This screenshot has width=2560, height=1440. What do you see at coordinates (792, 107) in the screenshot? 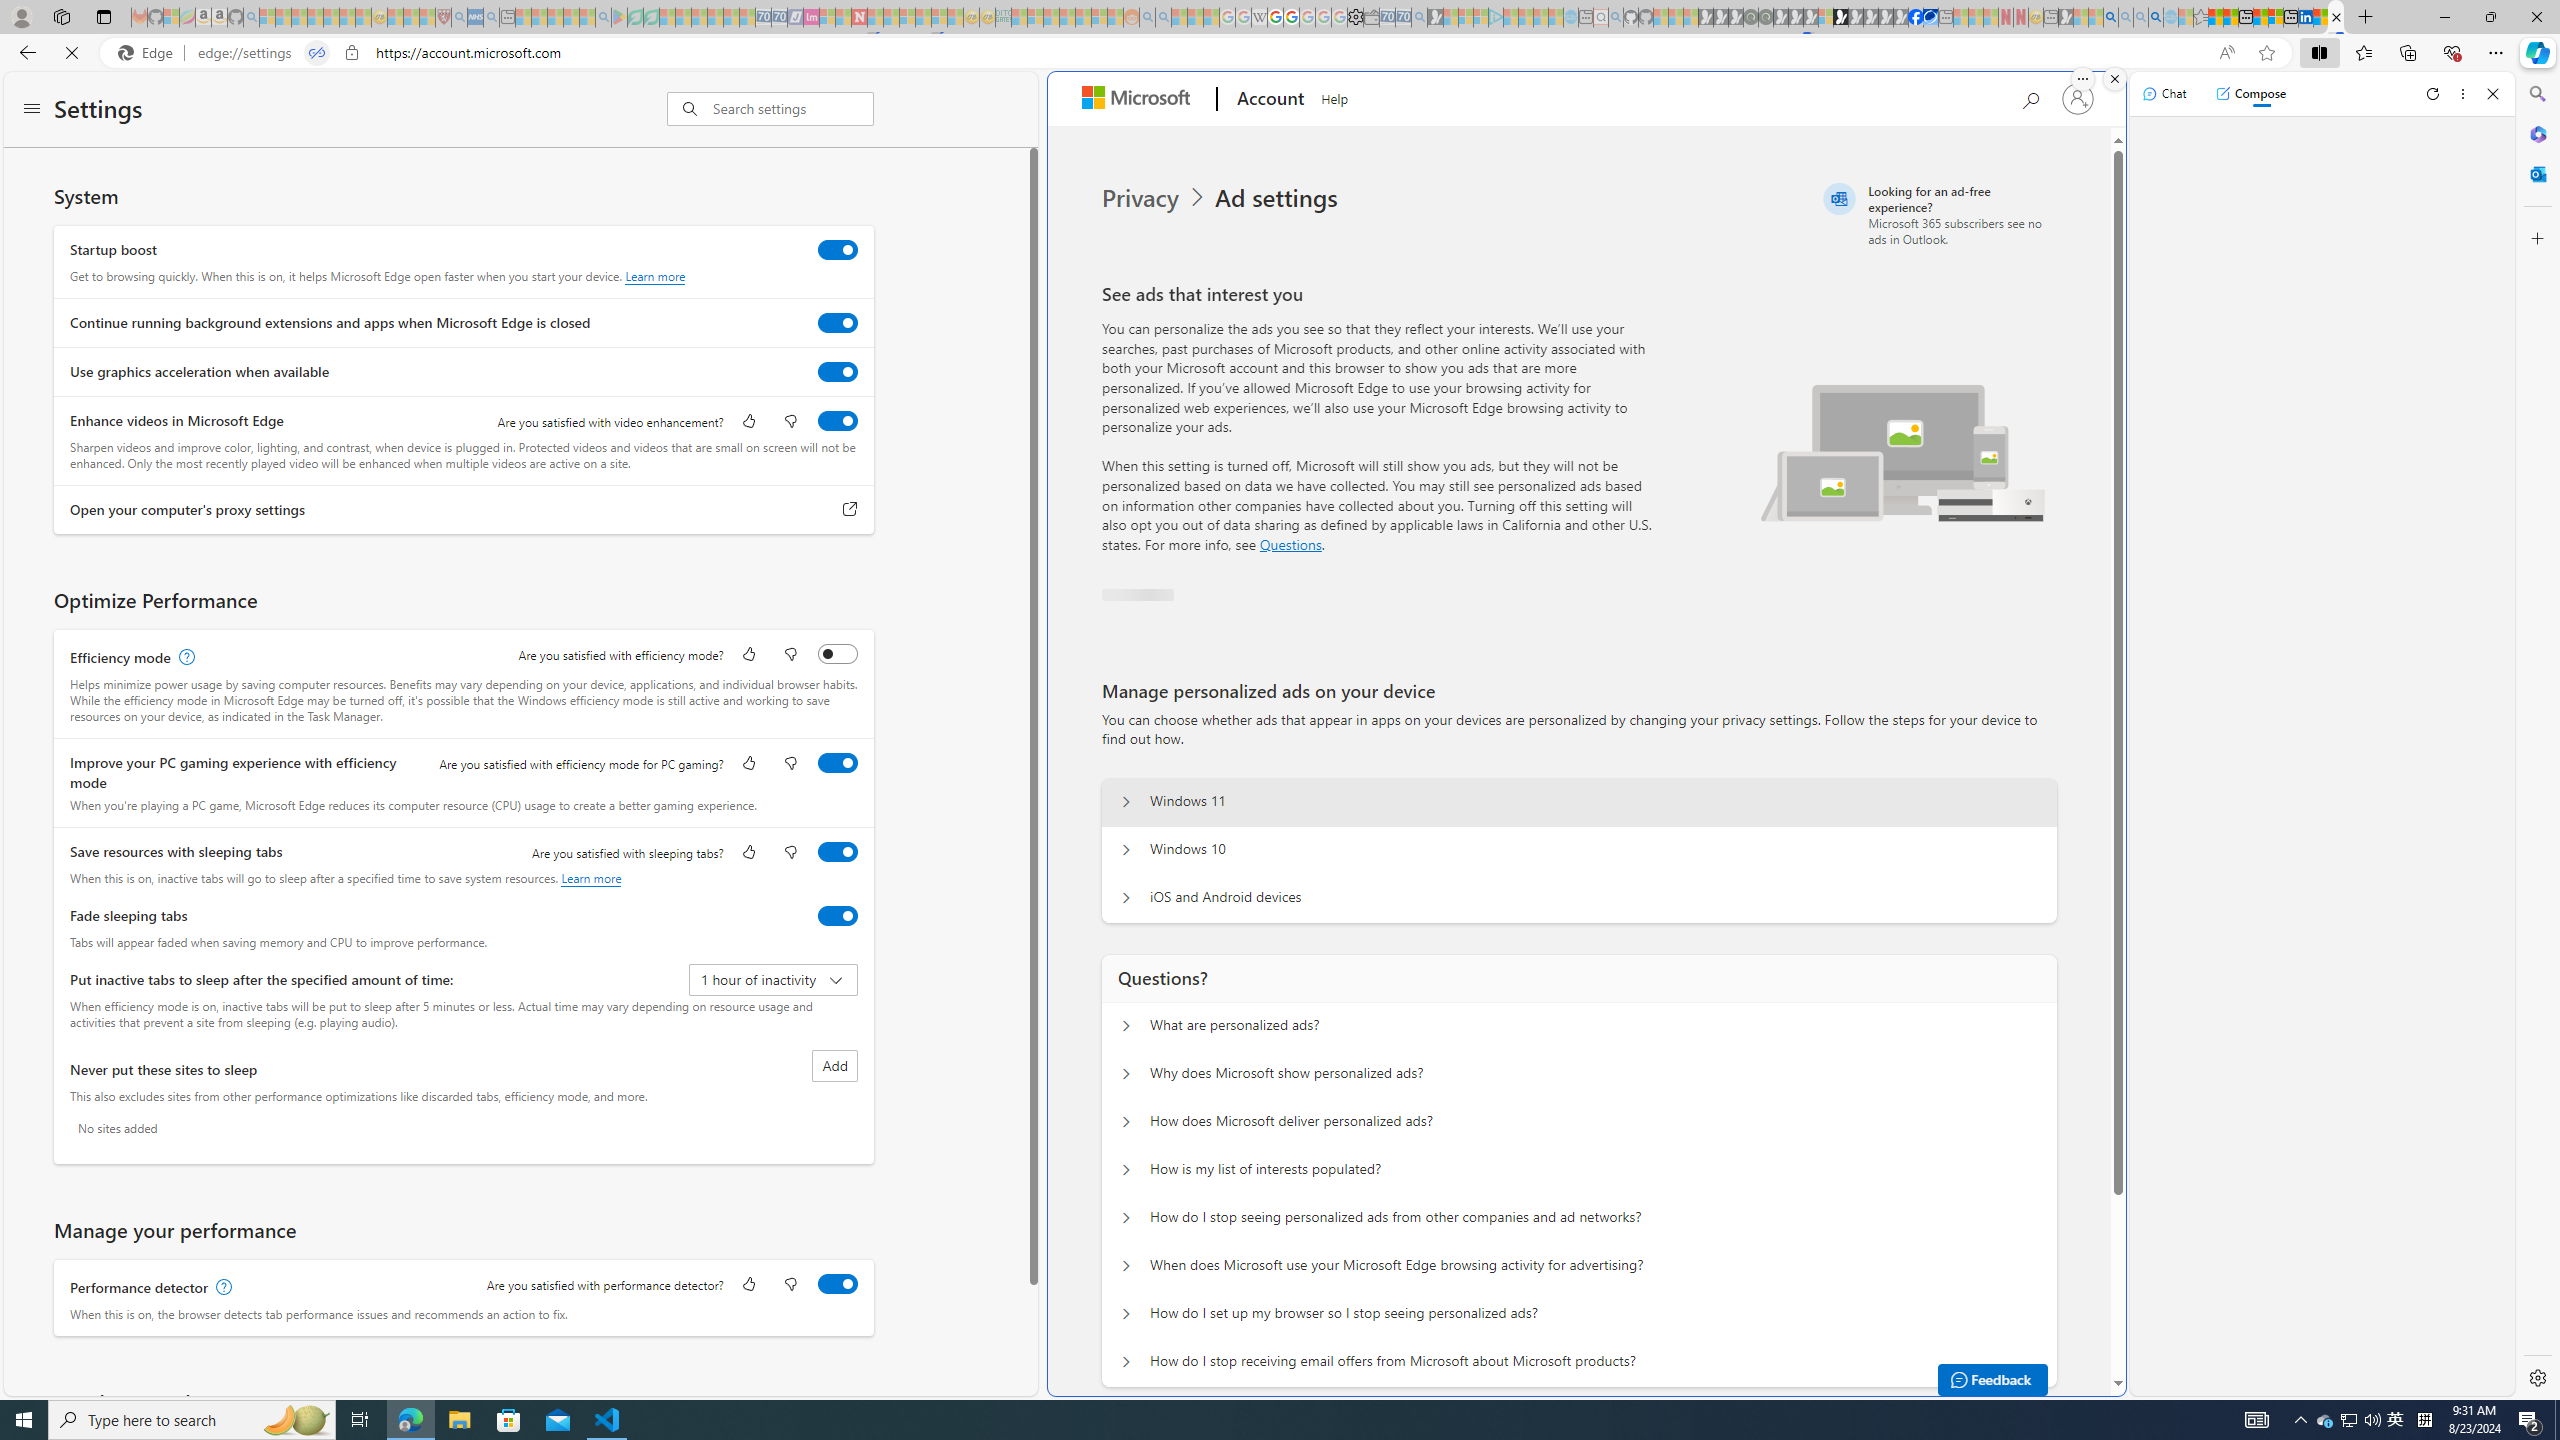
I see `'Search settings'` at bounding box center [792, 107].